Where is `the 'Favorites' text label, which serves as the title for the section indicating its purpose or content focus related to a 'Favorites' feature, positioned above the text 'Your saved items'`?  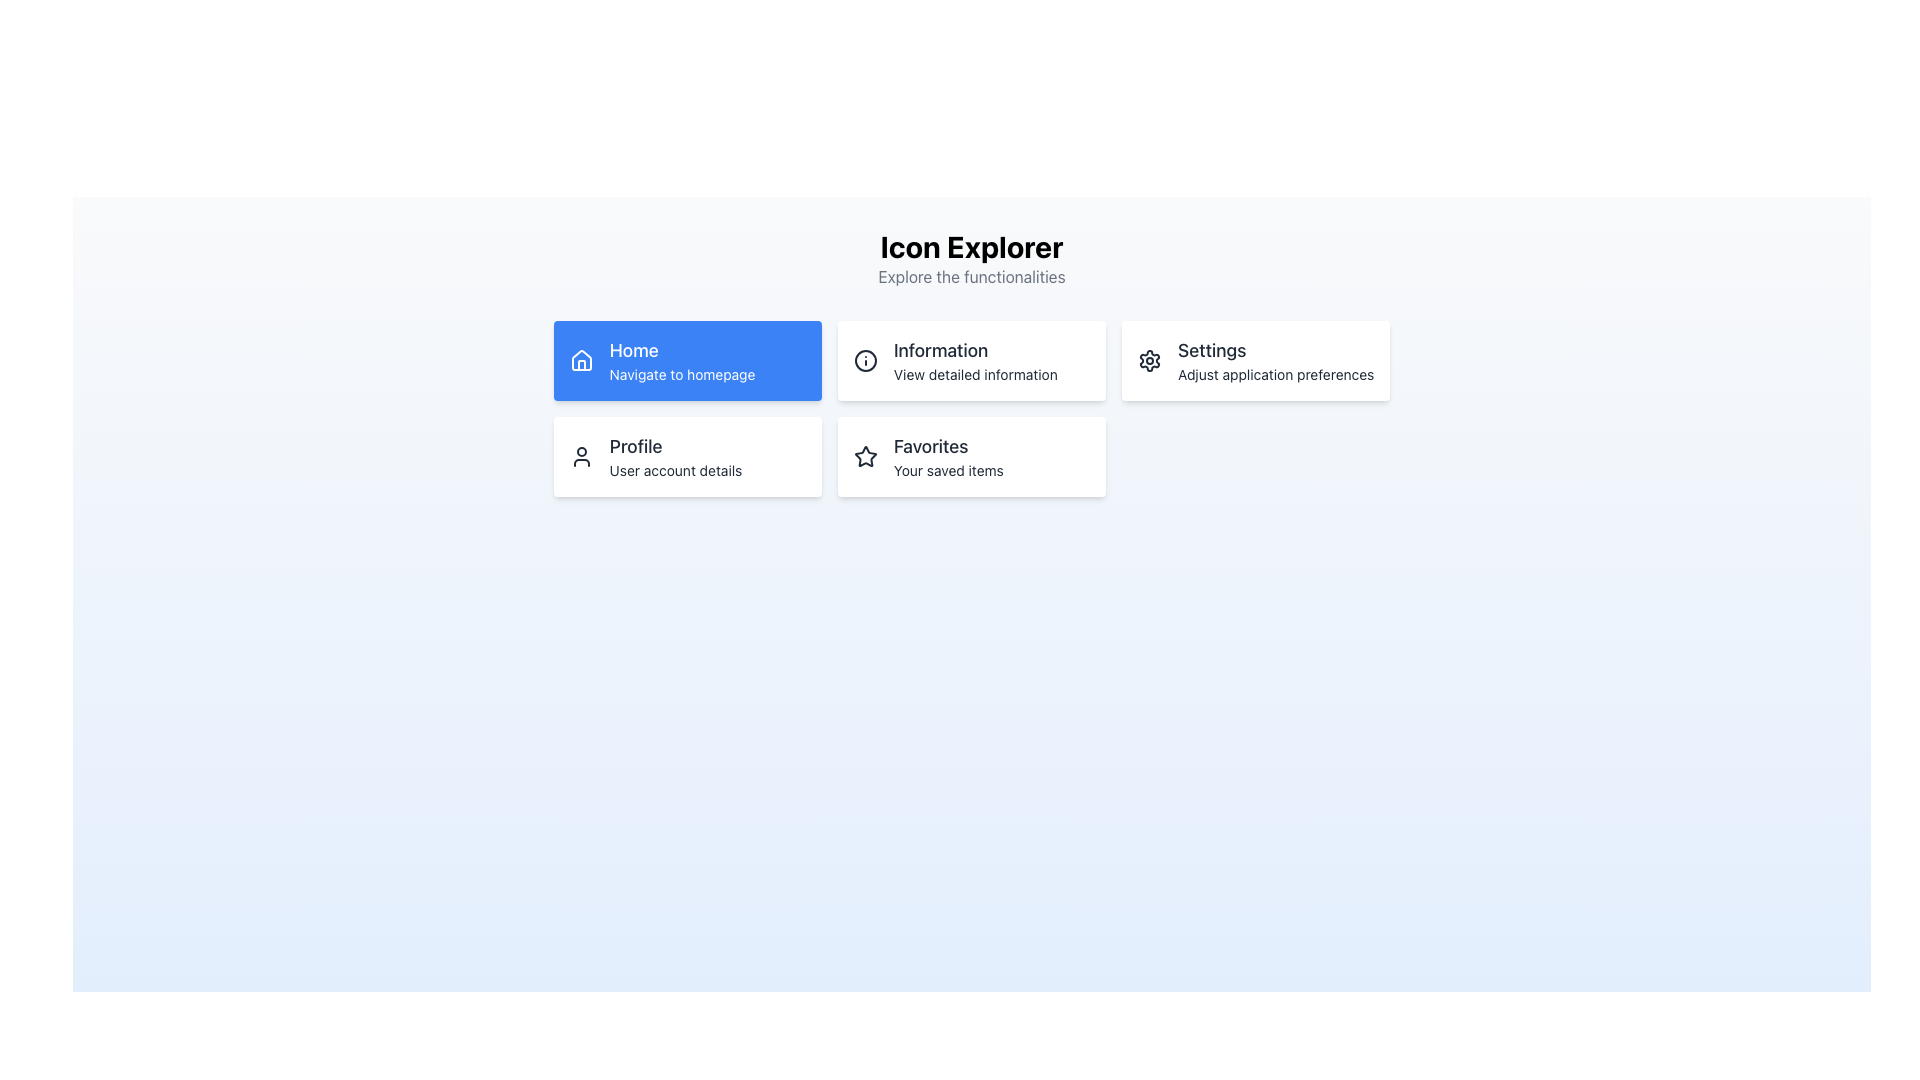 the 'Favorites' text label, which serves as the title for the section indicating its purpose or content focus related to a 'Favorites' feature, positioned above the text 'Your saved items' is located at coordinates (947, 446).